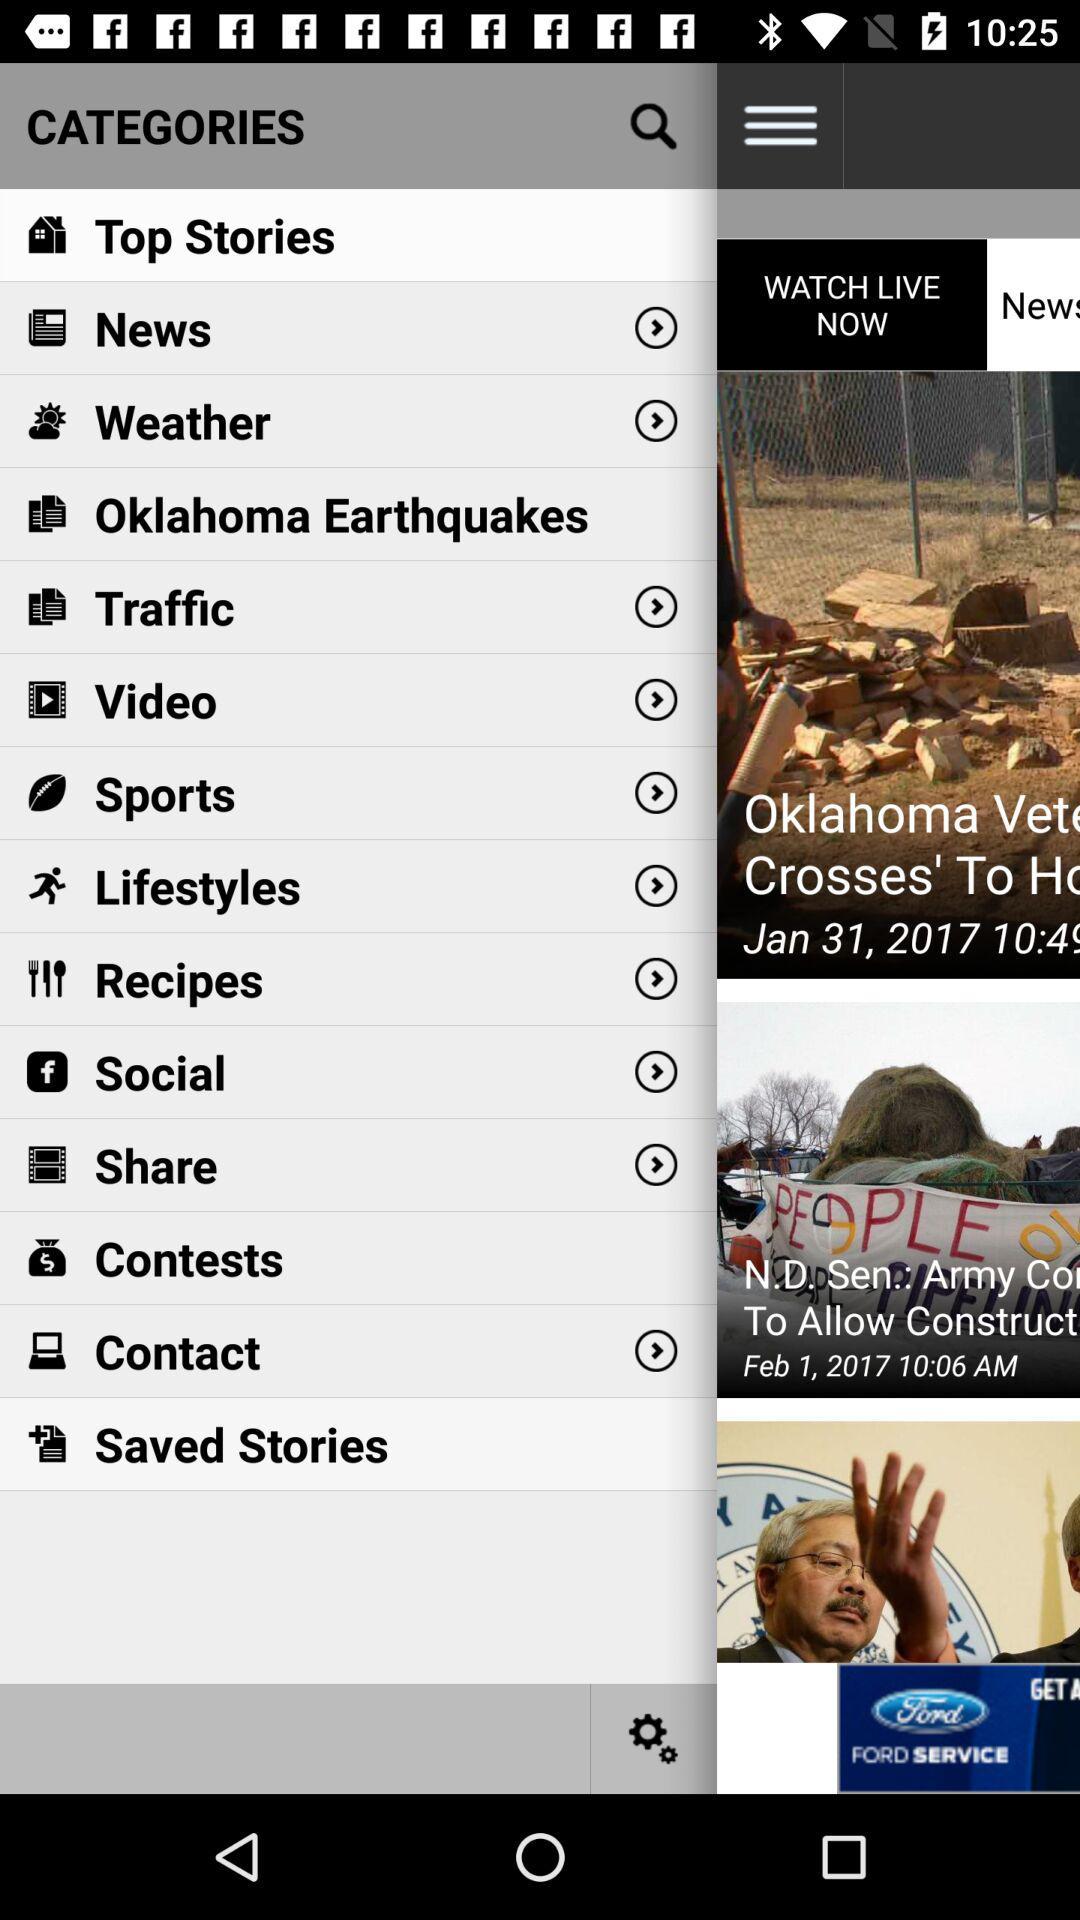 This screenshot has height=1920, width=1080. I want to click on the settings icon, so click(654, 1737).